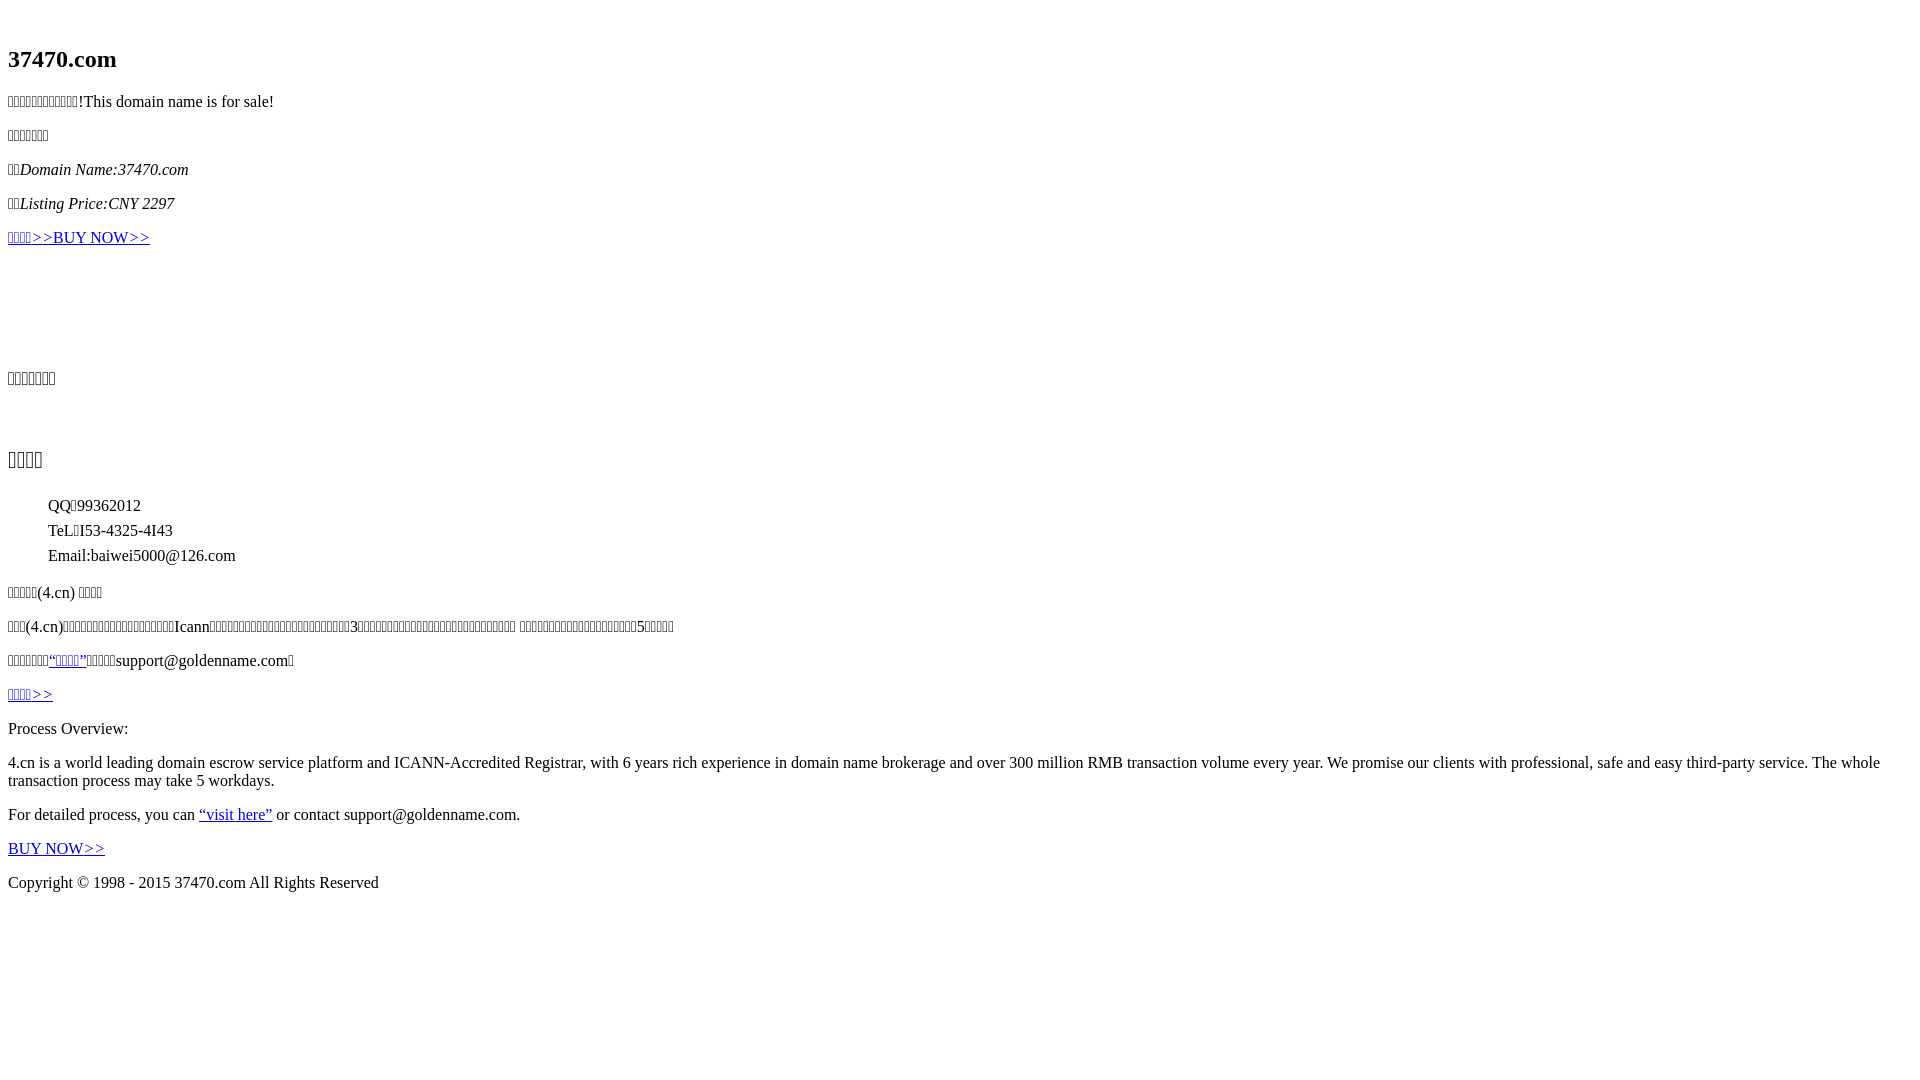 The width and height of the screenshot is (1920, 1080). What do you see at coordinates (100, 237) in the screenshot?
I see `'BUY NOW>>'` at bounding box center [100, 237].